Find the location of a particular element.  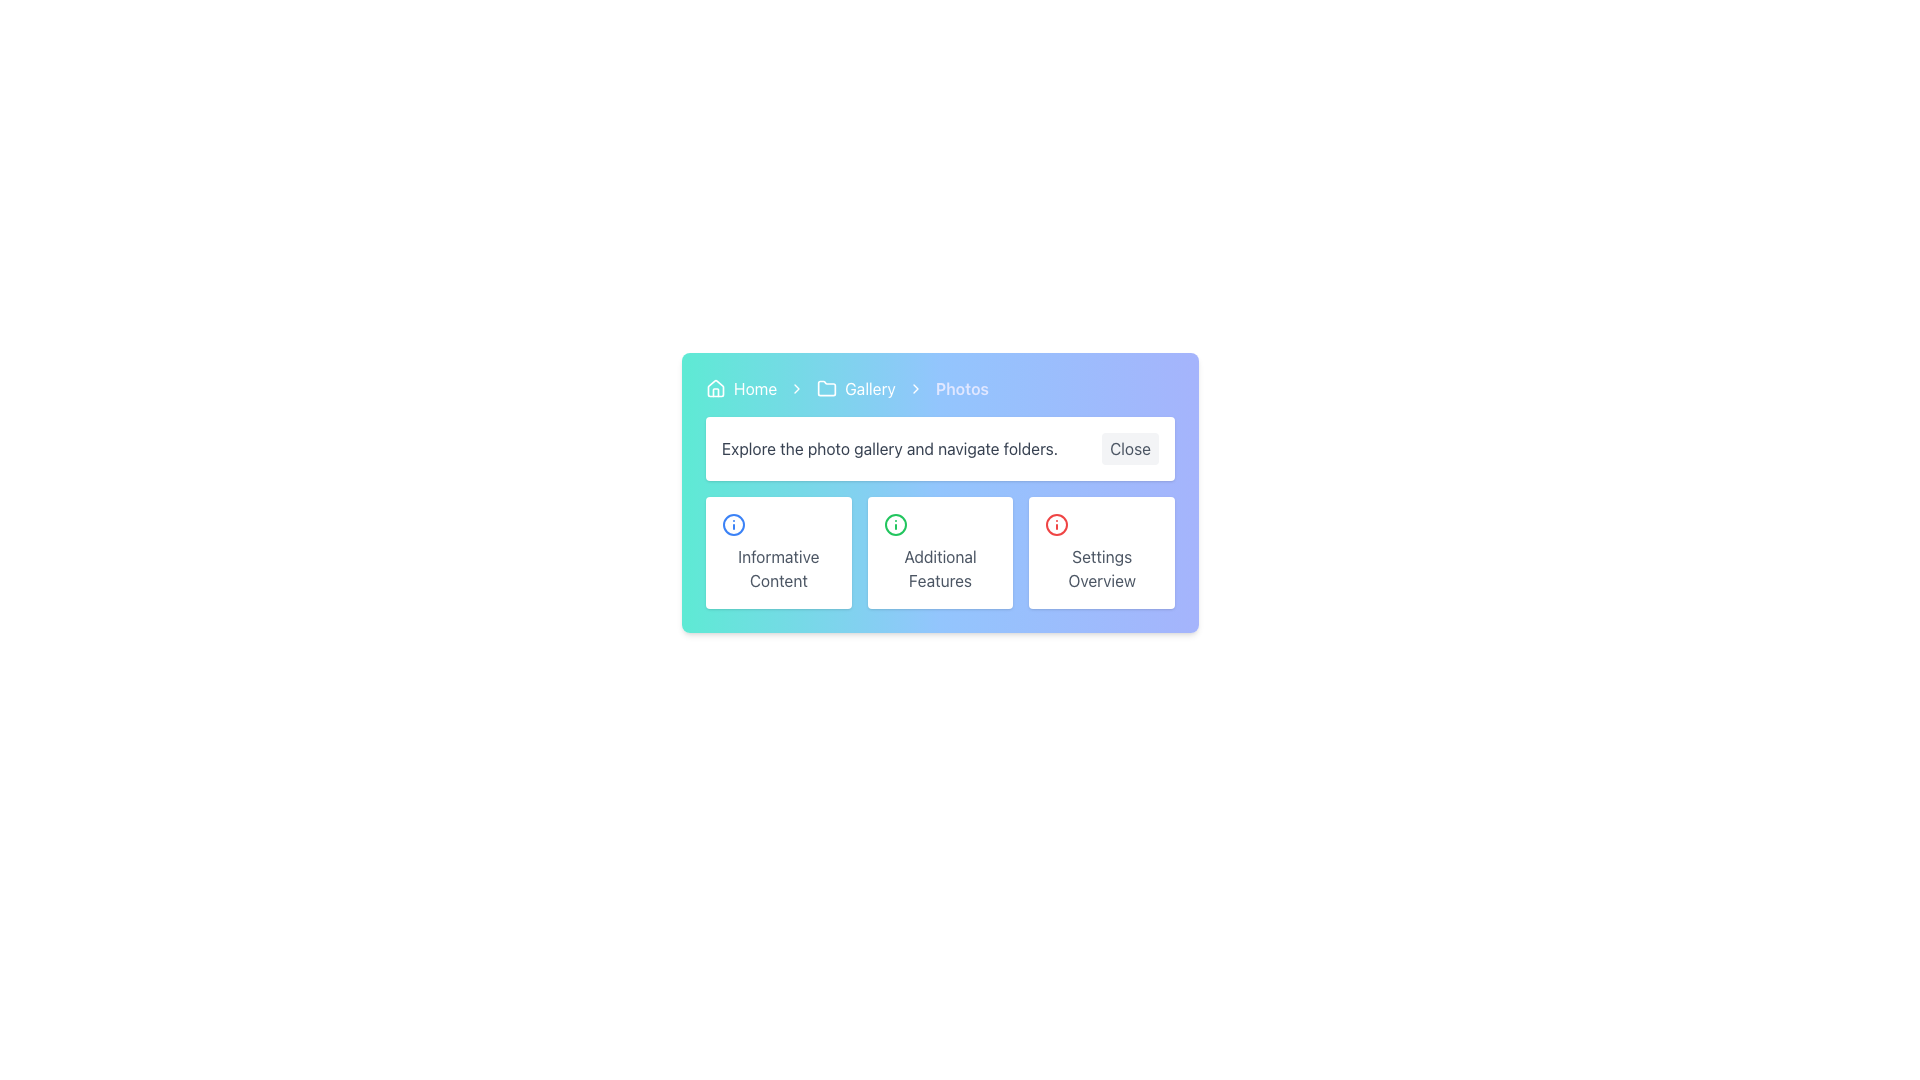

the circular graphic element outlined in blue, which is centered within the lower-left informational box labeled 'Informative Content' is located at coordinates (733, 523).